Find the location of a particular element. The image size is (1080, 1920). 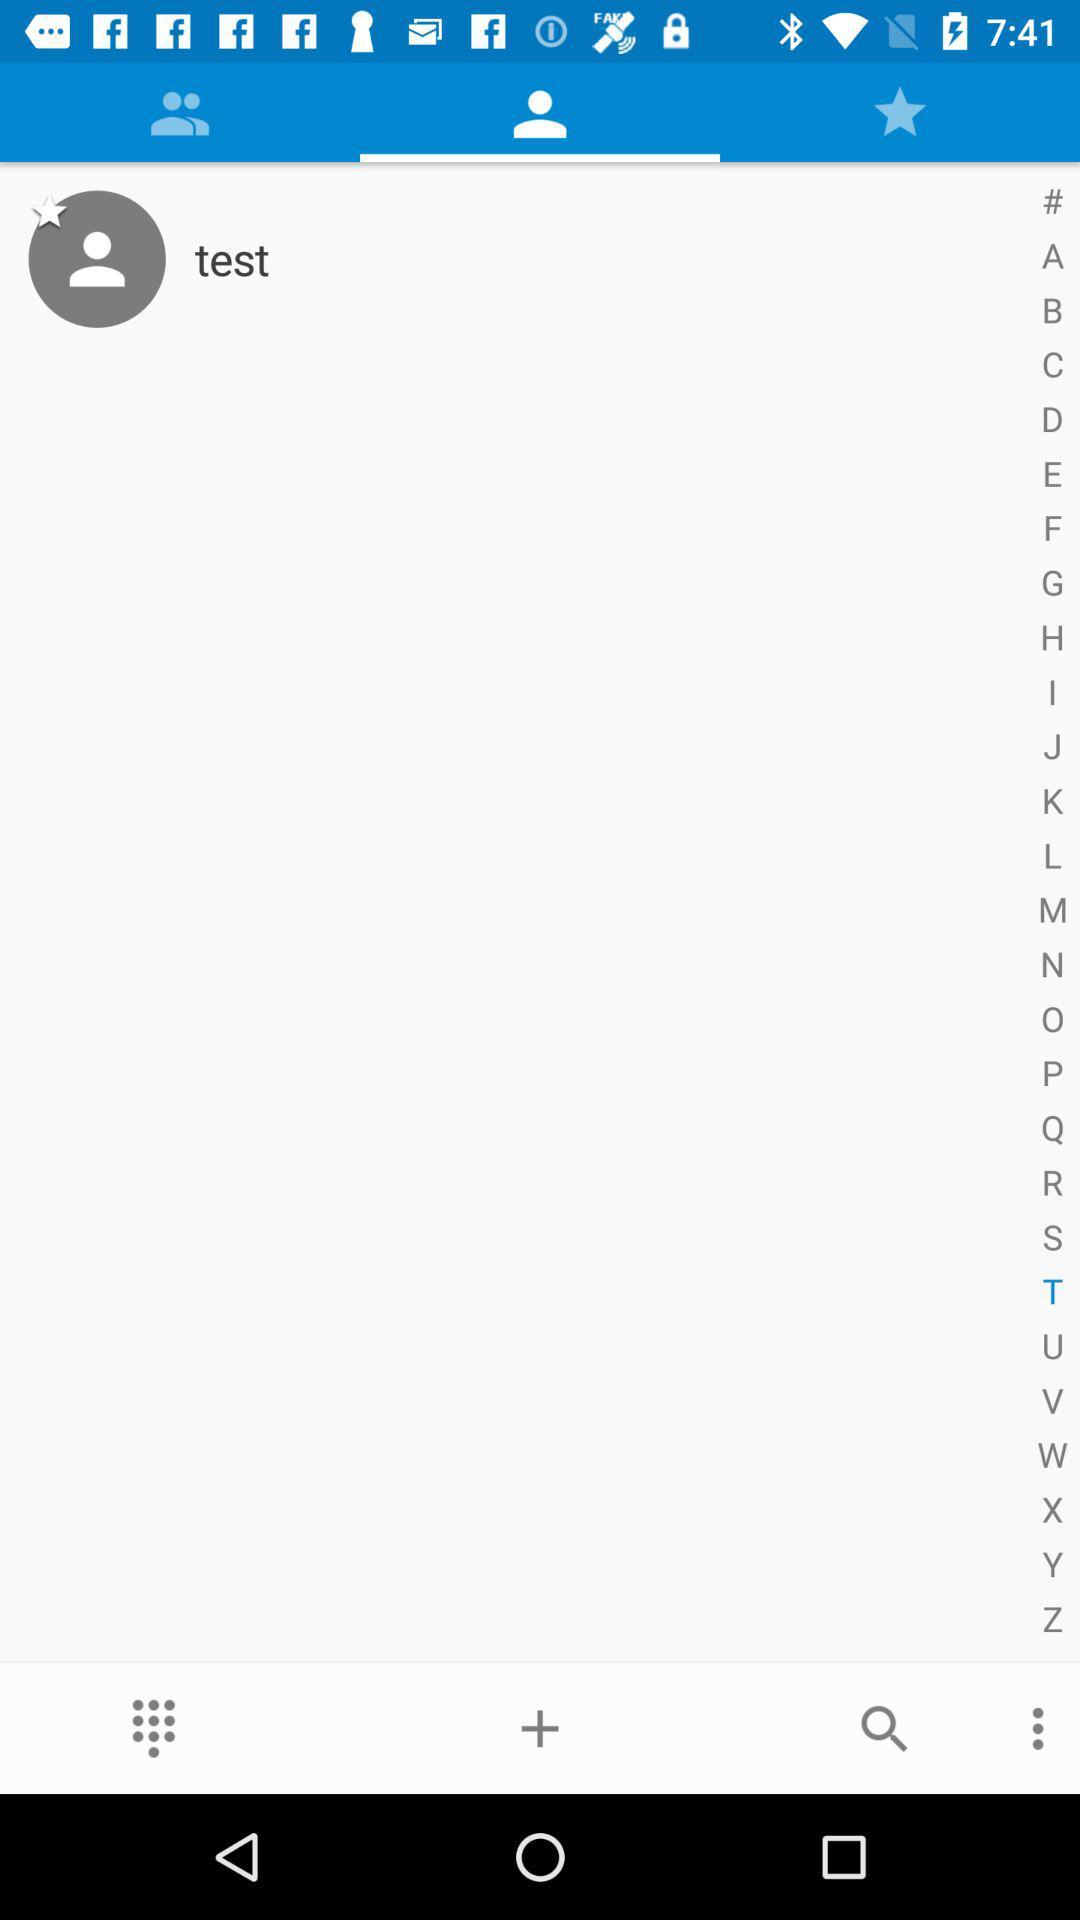

the add icon is located at coordinates (540, 1727).